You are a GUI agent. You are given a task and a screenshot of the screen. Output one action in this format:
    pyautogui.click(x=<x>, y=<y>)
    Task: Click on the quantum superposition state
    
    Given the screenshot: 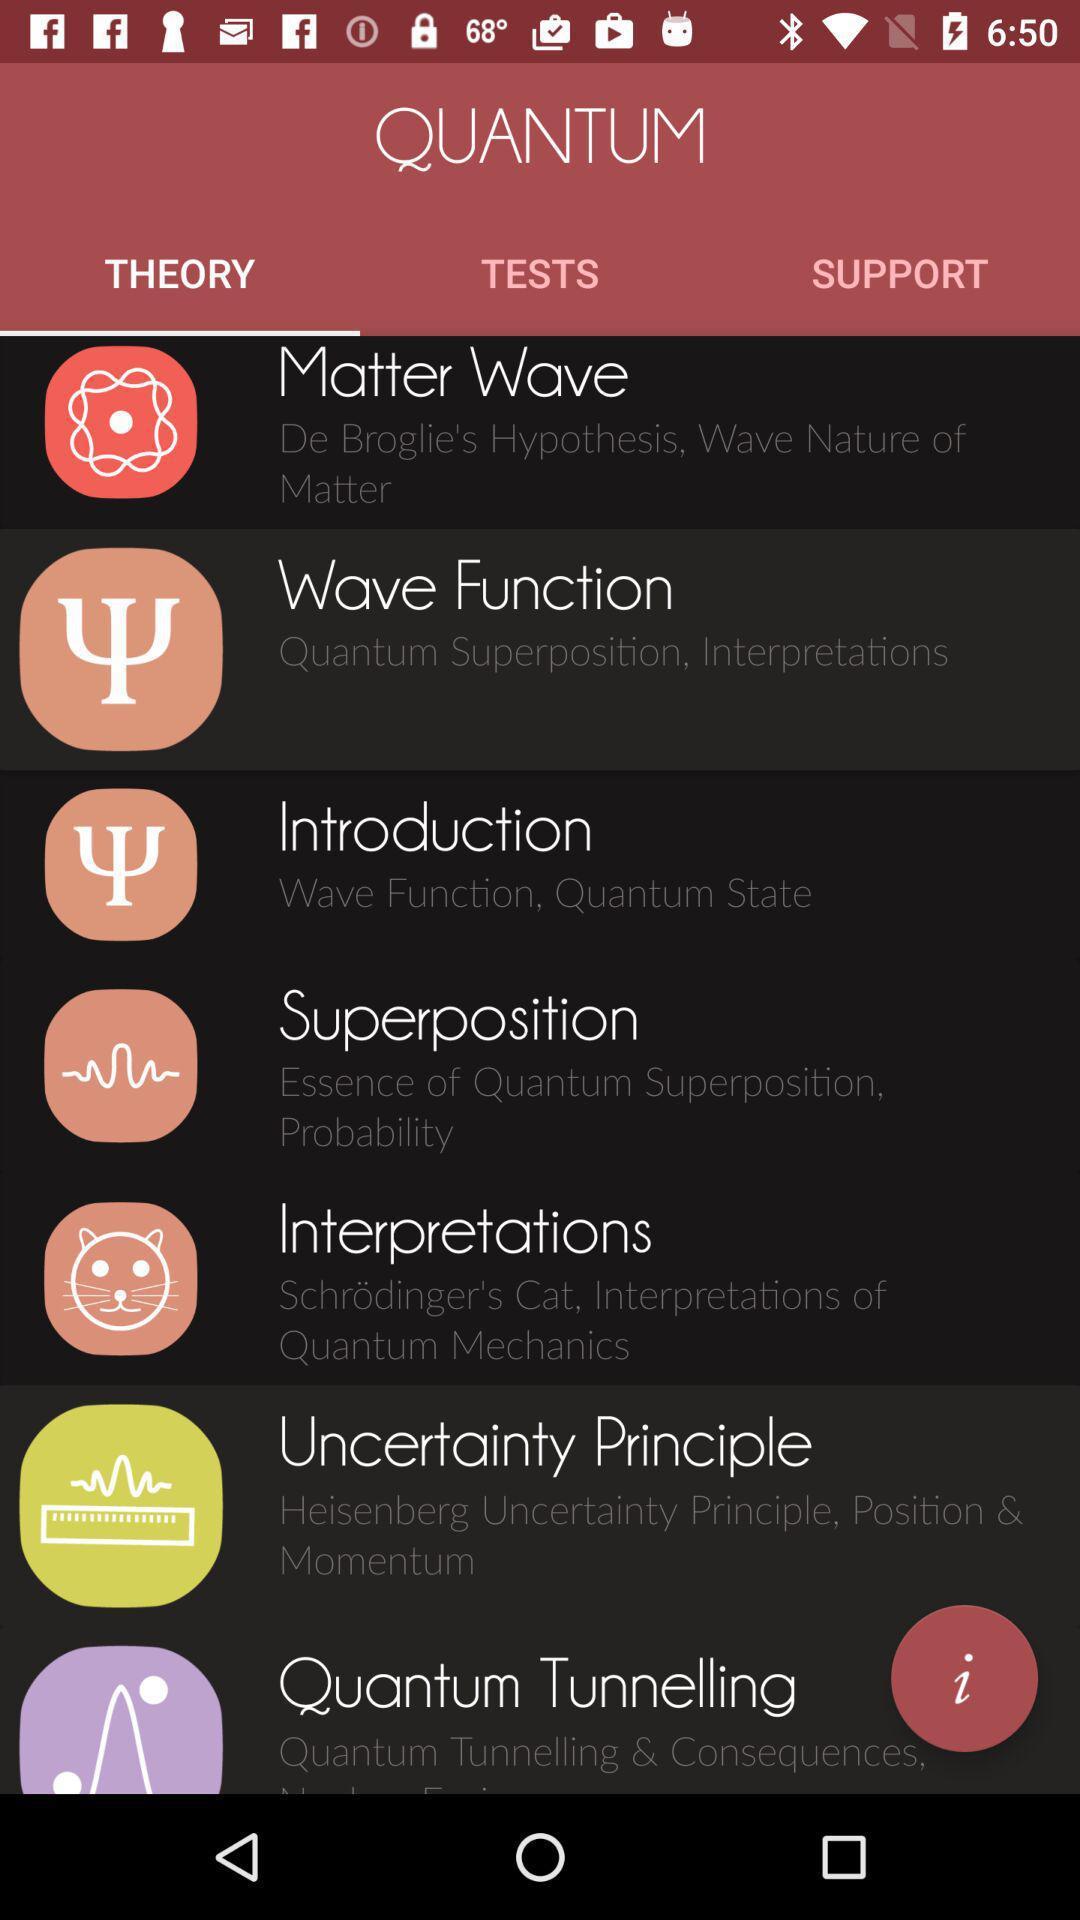 What is the action you would take?
    pyautogui.click(x=120, y=1064)
    